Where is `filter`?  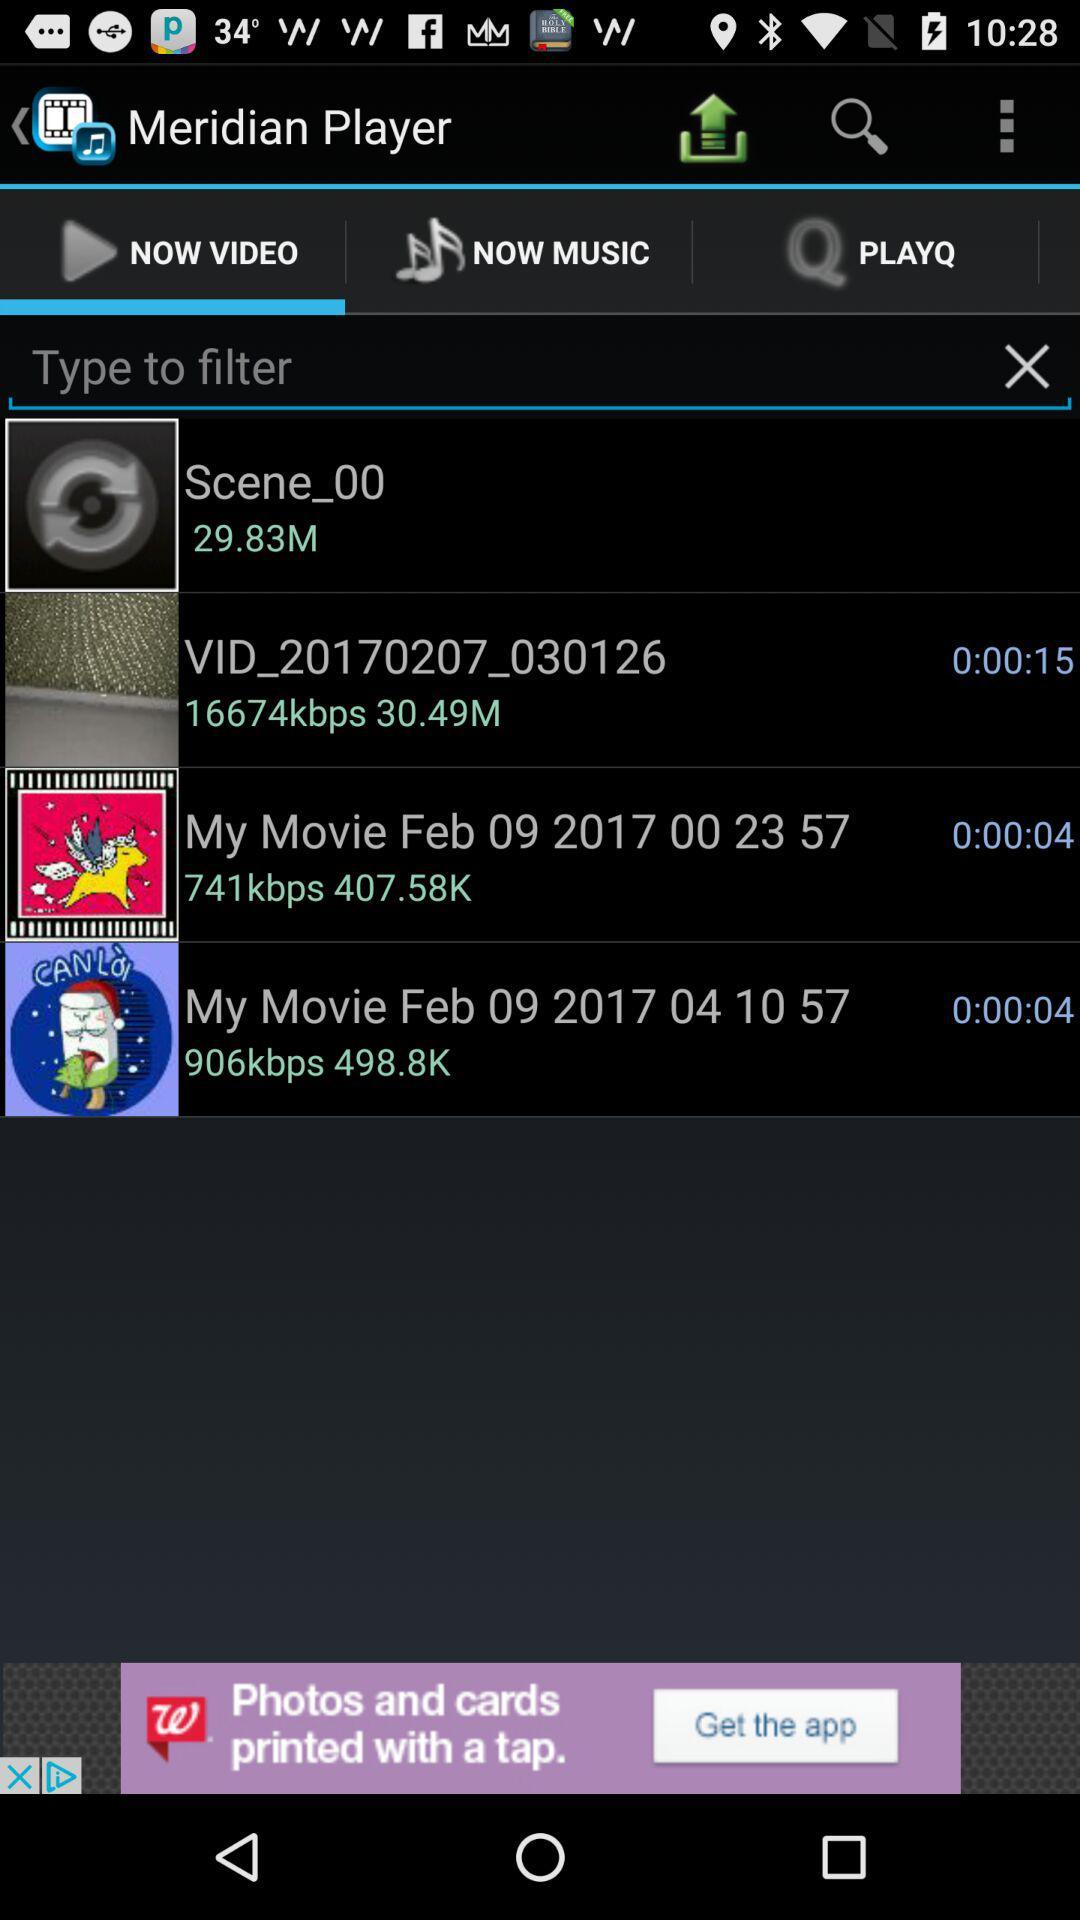
filter is located at coordinates (540, 366).